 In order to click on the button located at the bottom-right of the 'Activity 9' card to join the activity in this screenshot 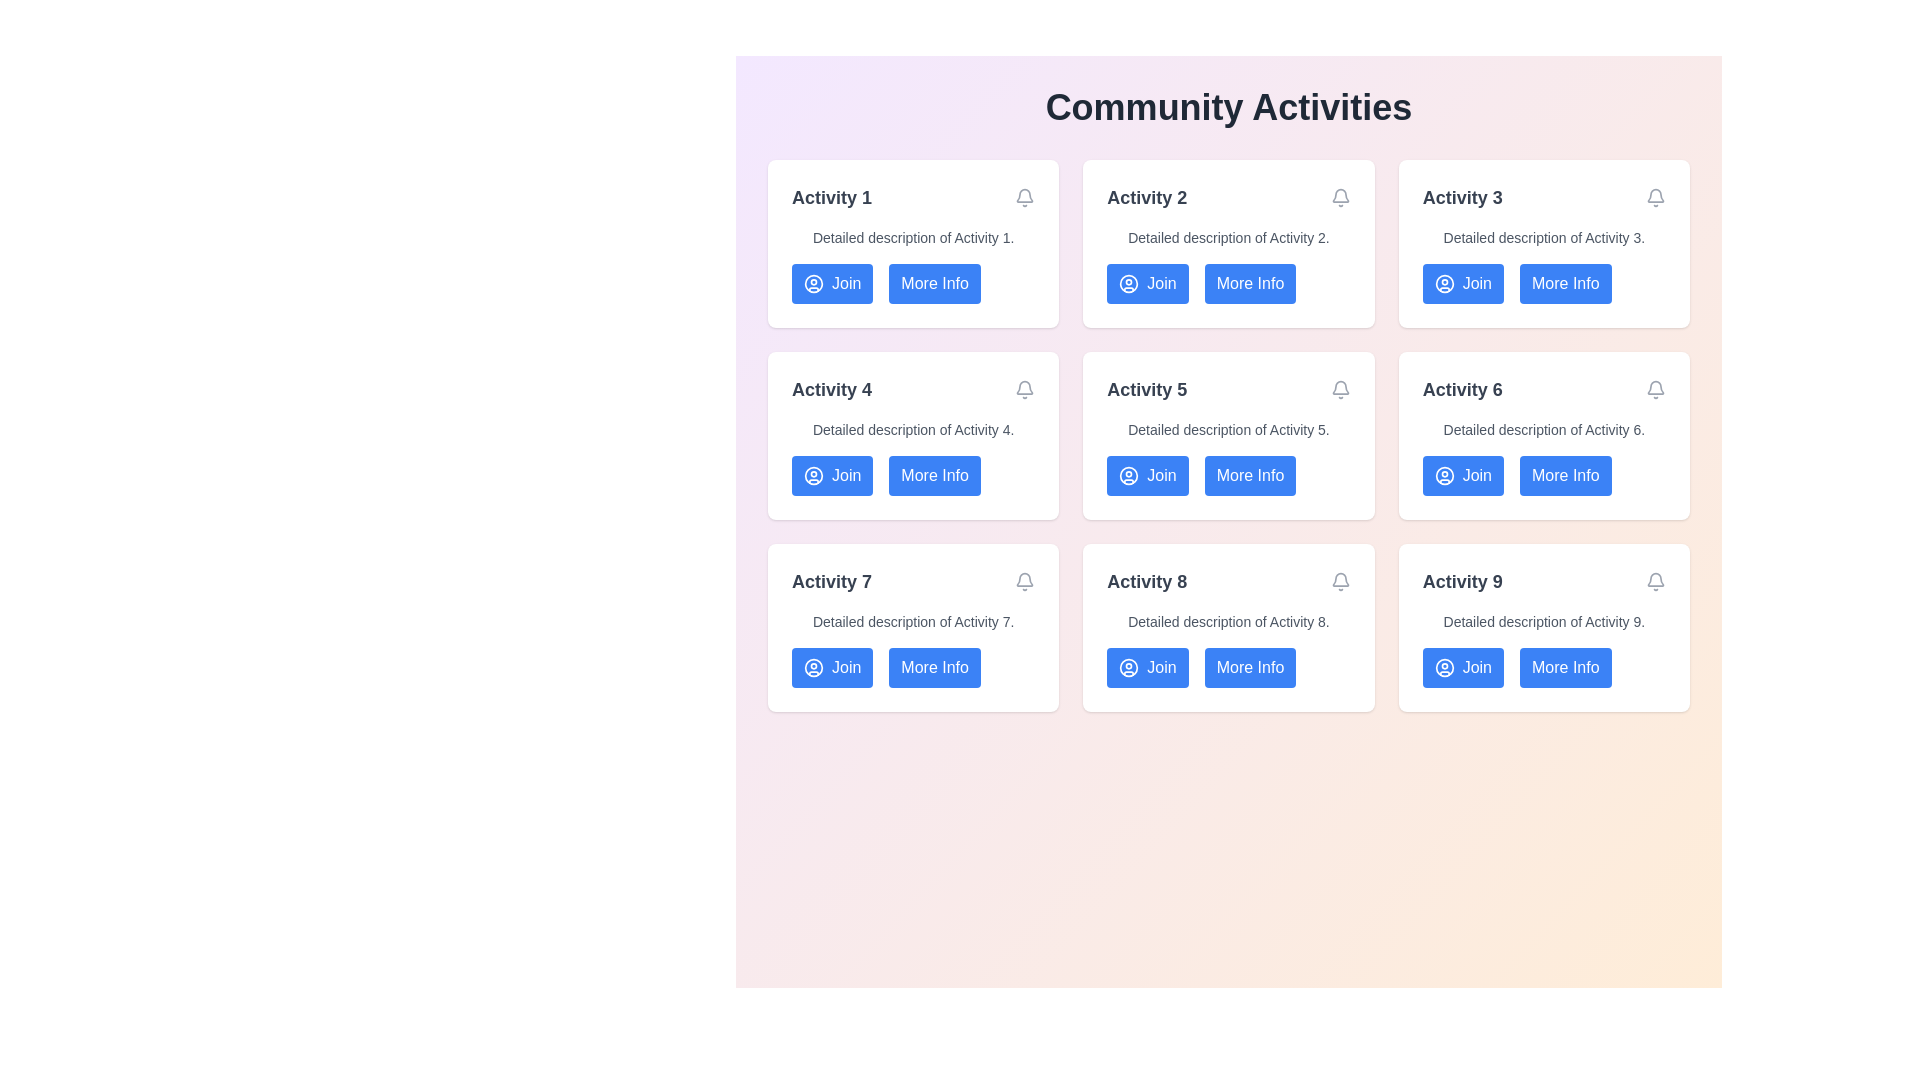, I will do `click(1463, 667)`.